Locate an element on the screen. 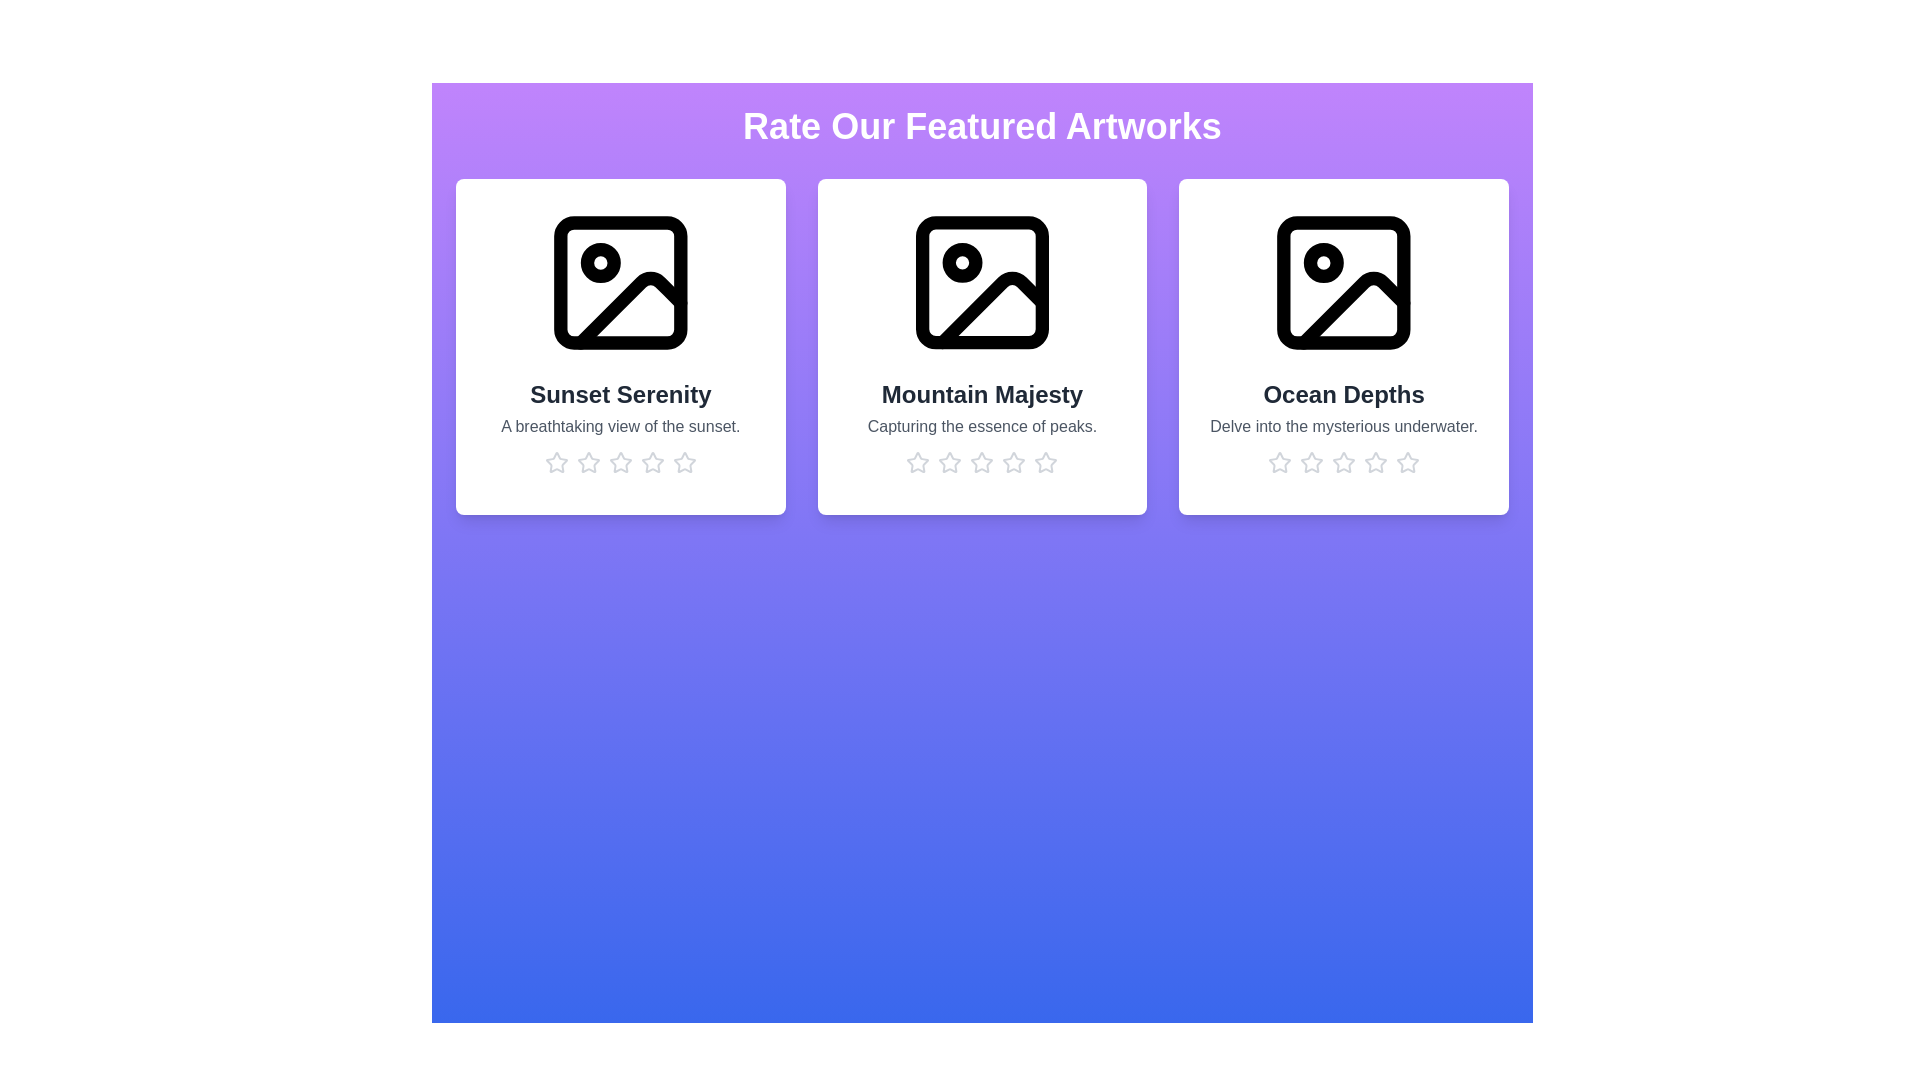 The width and height of the screenshot is (1920, 1080). the rating for the artwork 'Ocean Depths' to 5 stars is located at coordinates (1407, 462).